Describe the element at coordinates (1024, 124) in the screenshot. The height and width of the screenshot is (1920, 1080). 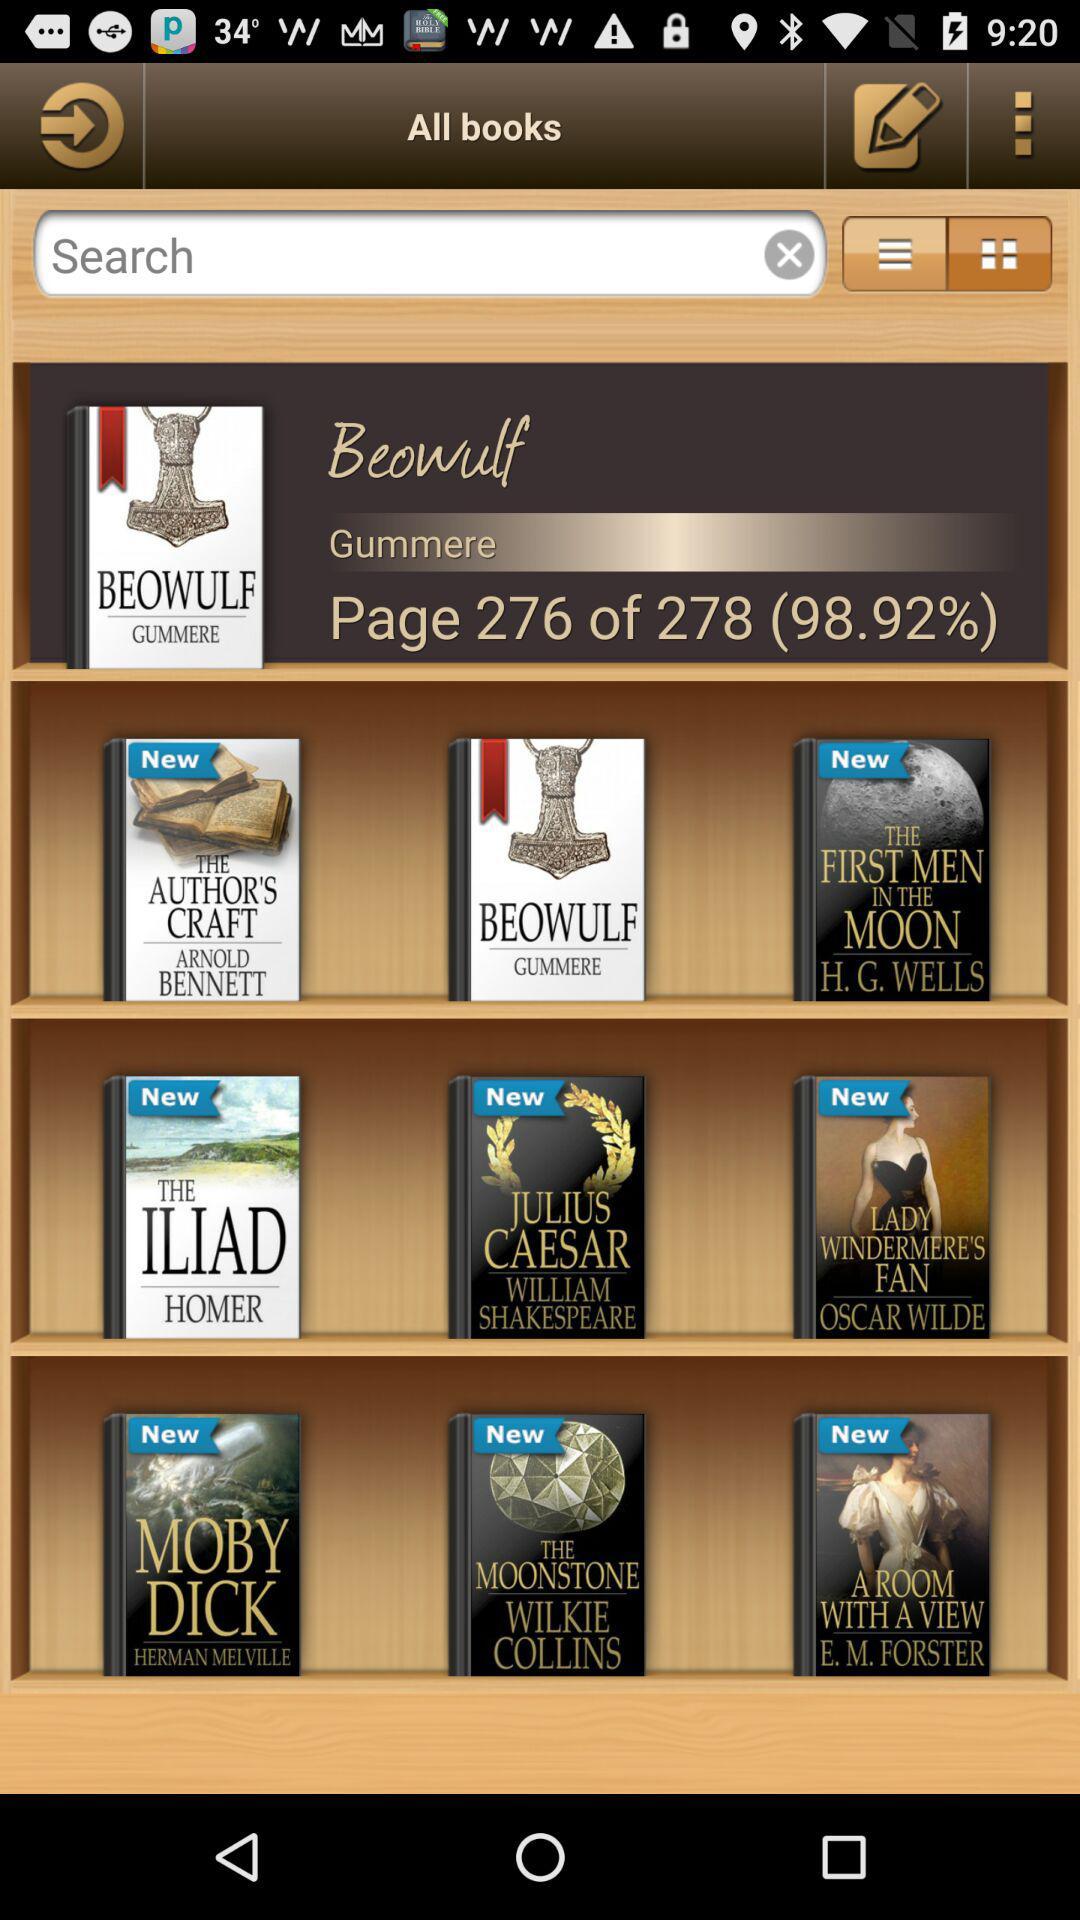
I see `option to open other menu items` at that location.